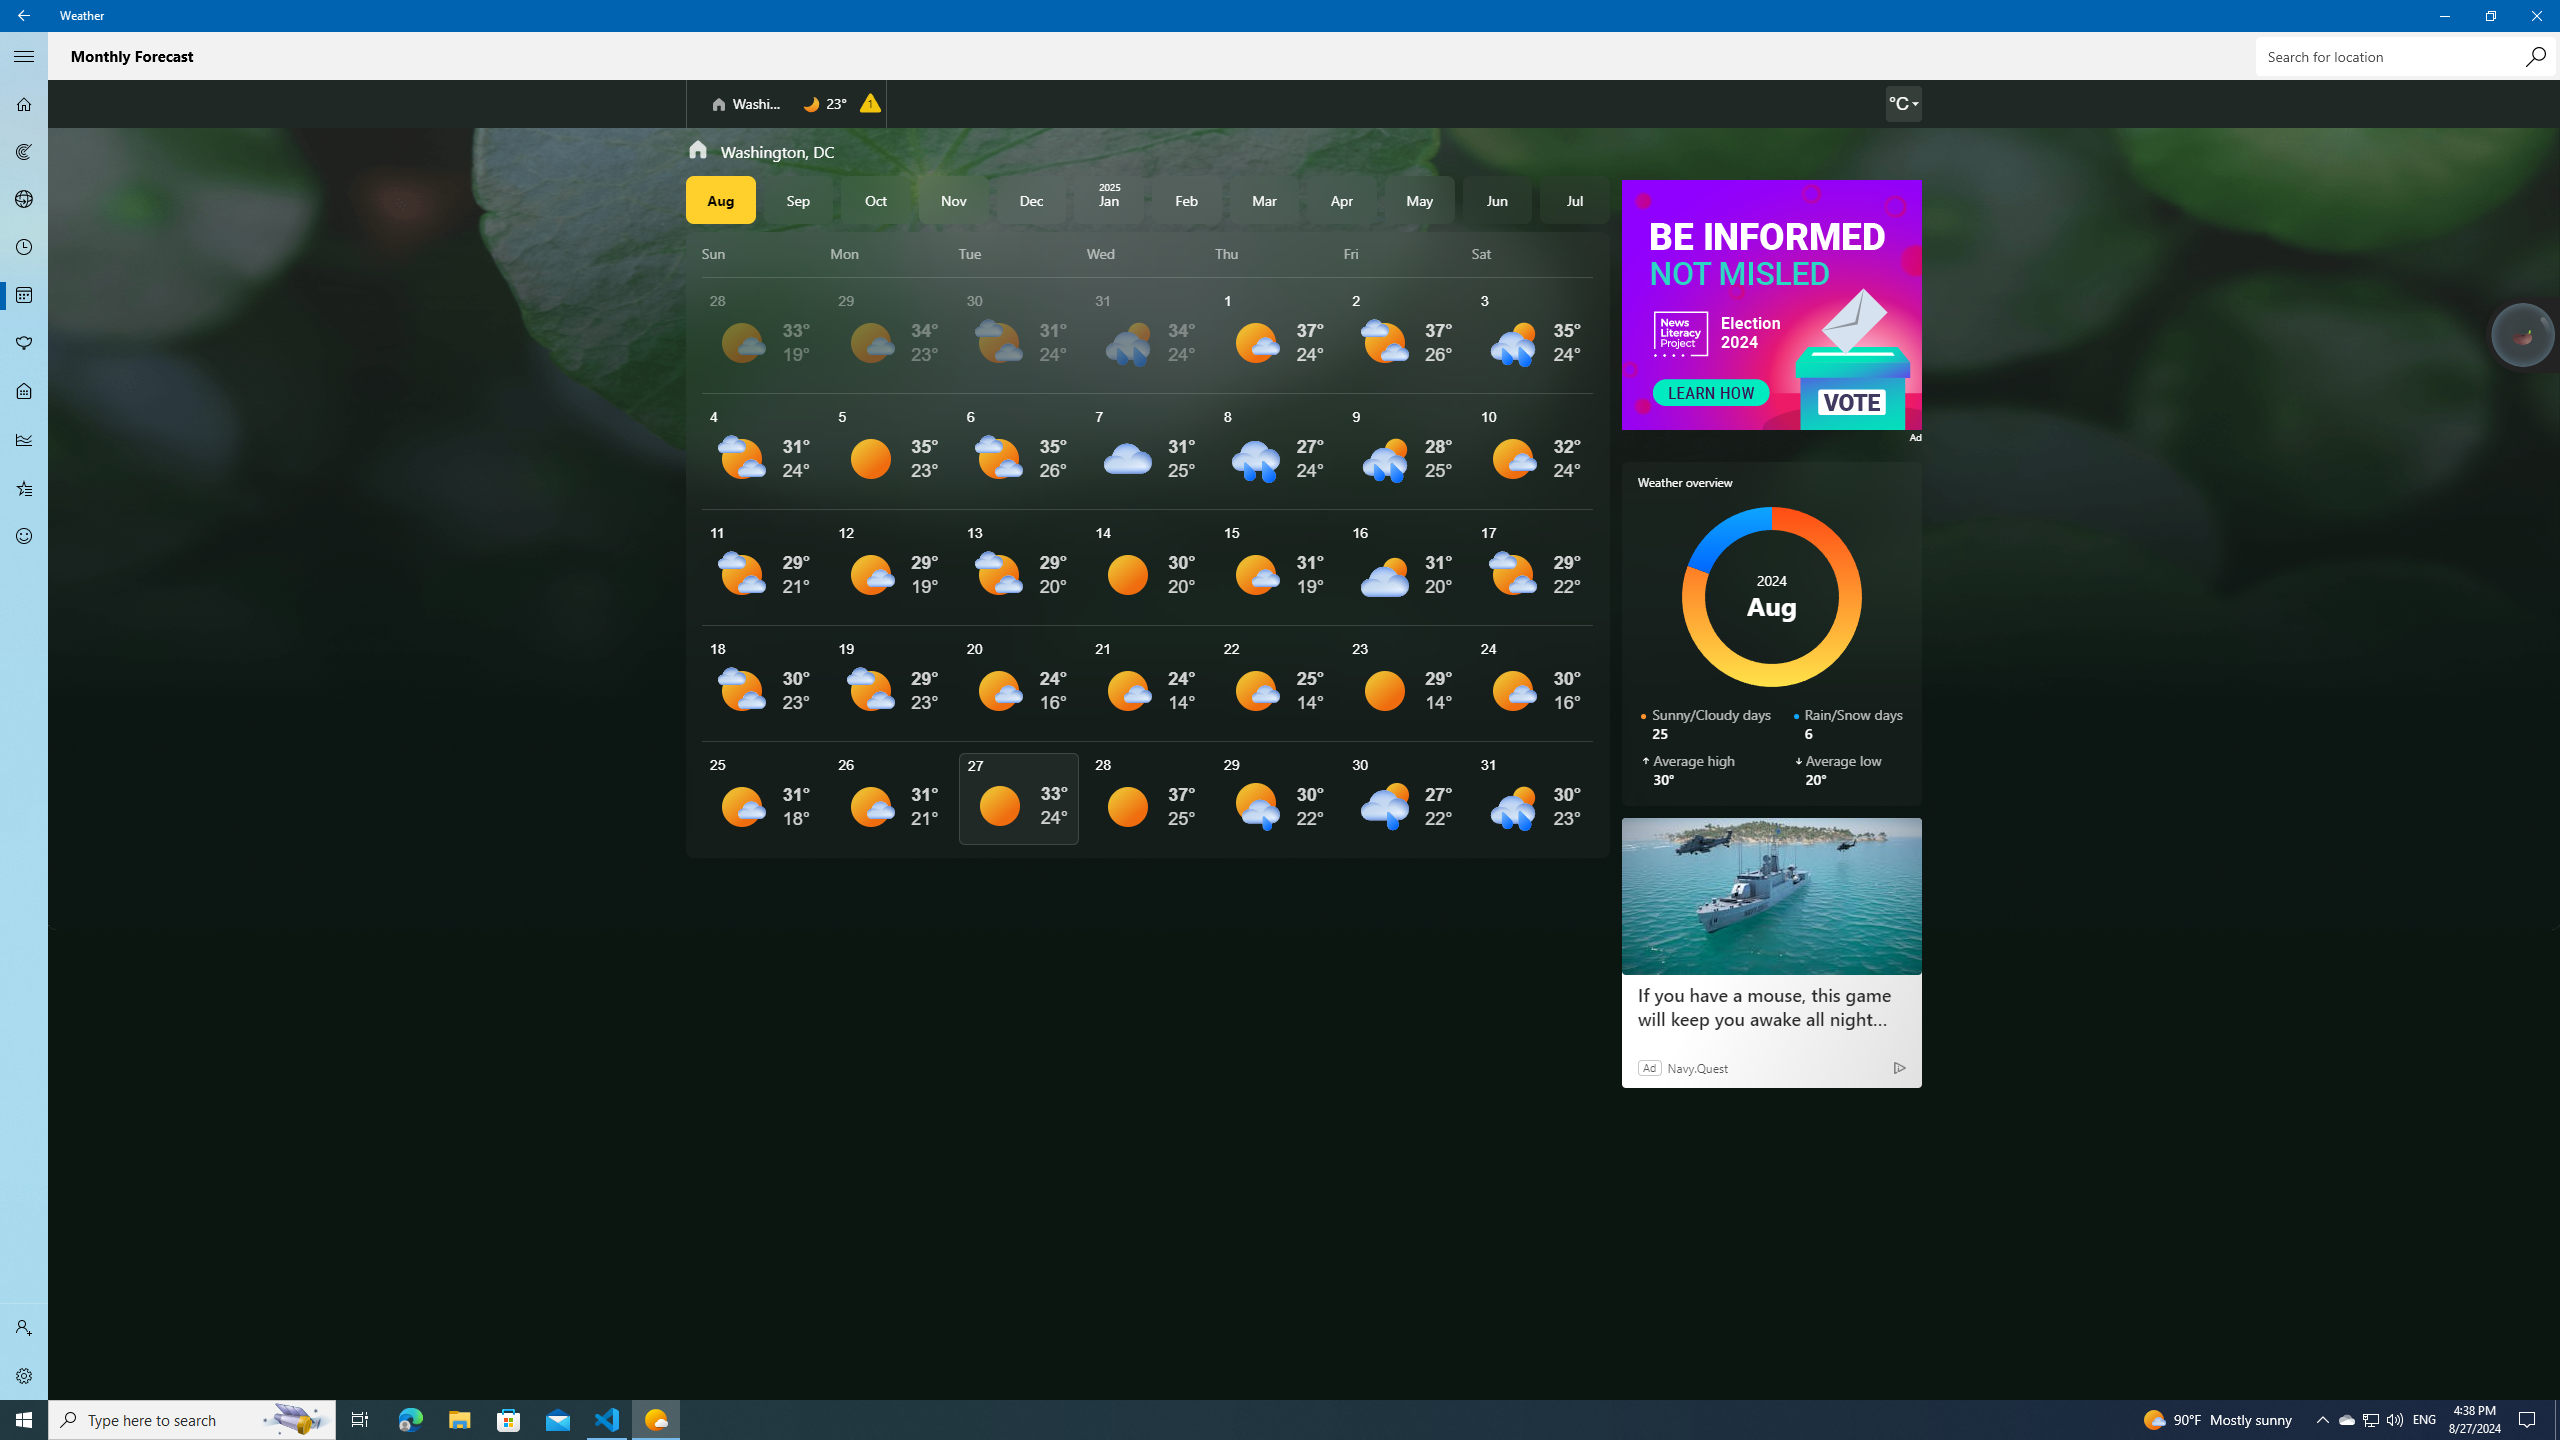 The width and height of the screenshot is (2560, 1440). What do you see at coordinates (2535, 15) in the screenshot?
I see `'Close Weather'` at bounding box center [2535, 15].